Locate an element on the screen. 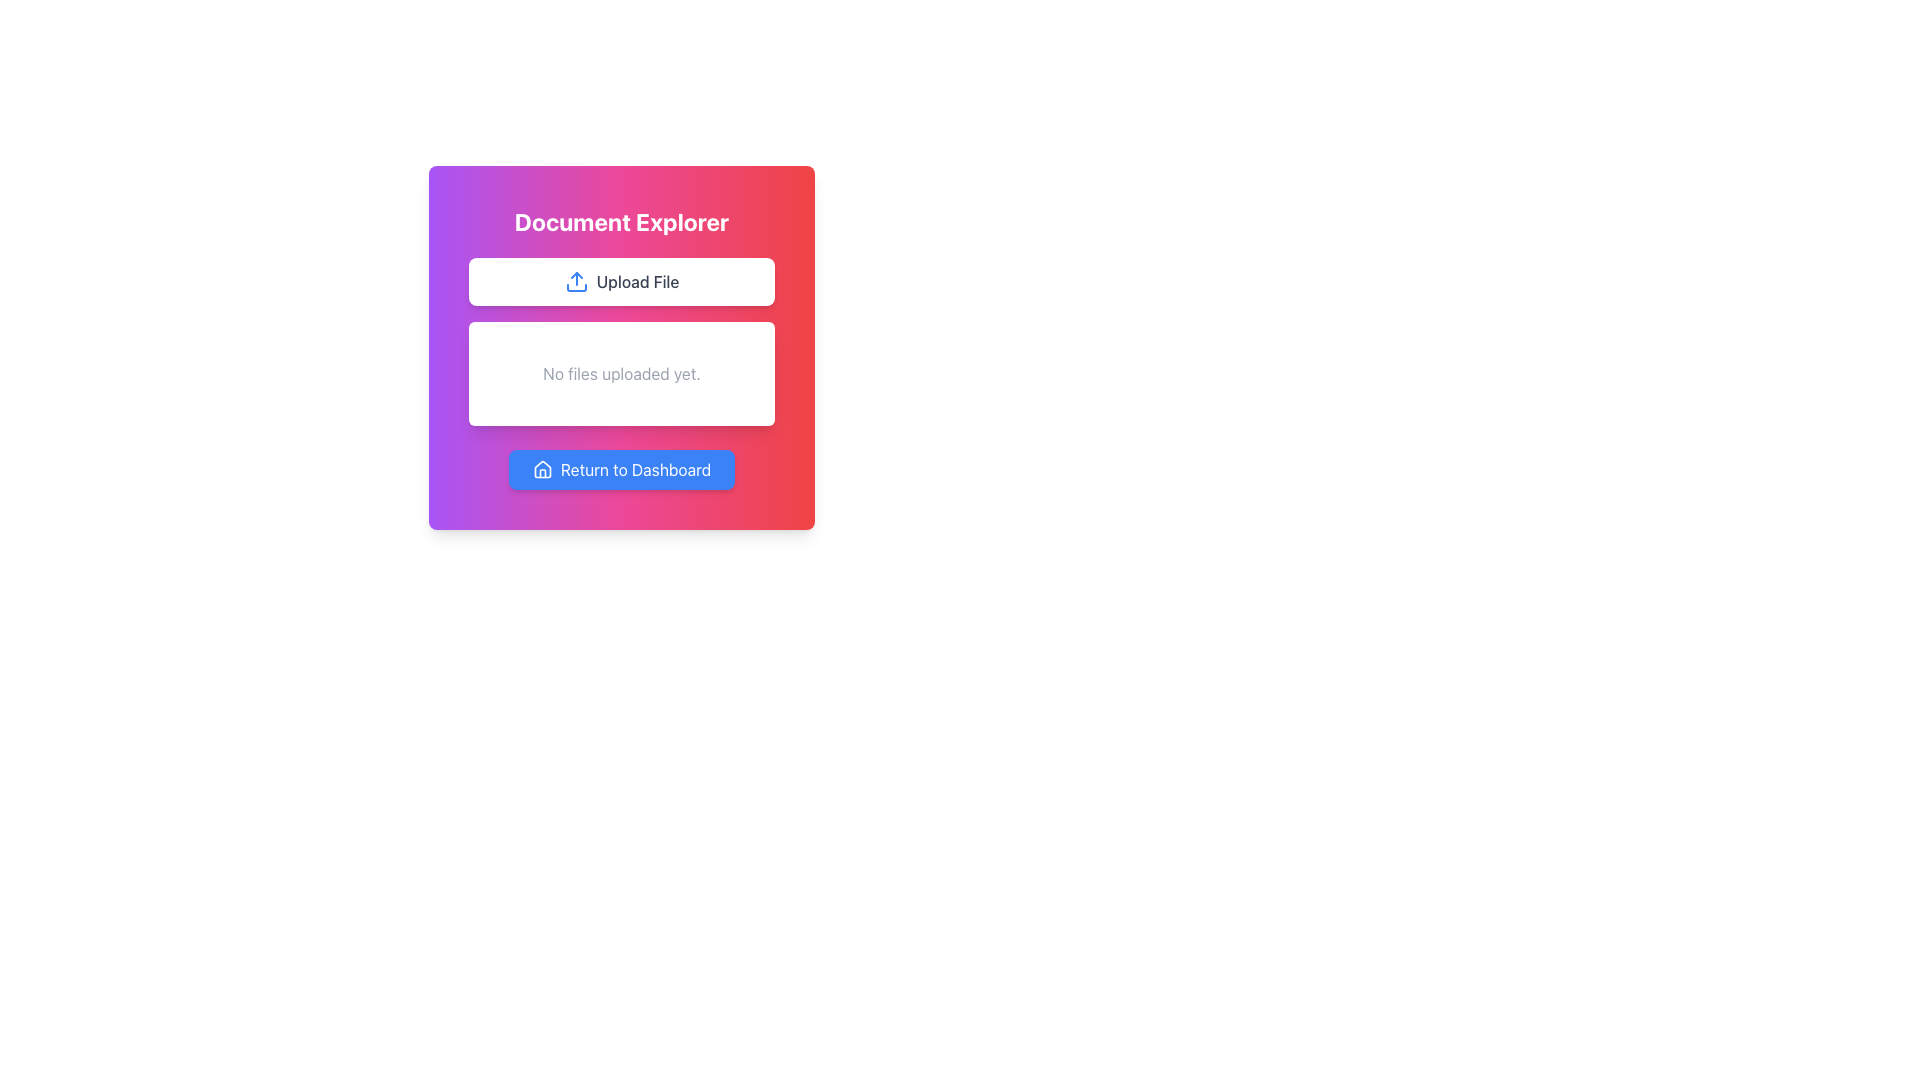 The height and width of the screenshot is (1080, 1920). the informational message element that indicates no files have been uploaded yet, positioned centrally between the 'Upload File' section and the 'Return to Dashboard' button is located at coordinates (621, 374).